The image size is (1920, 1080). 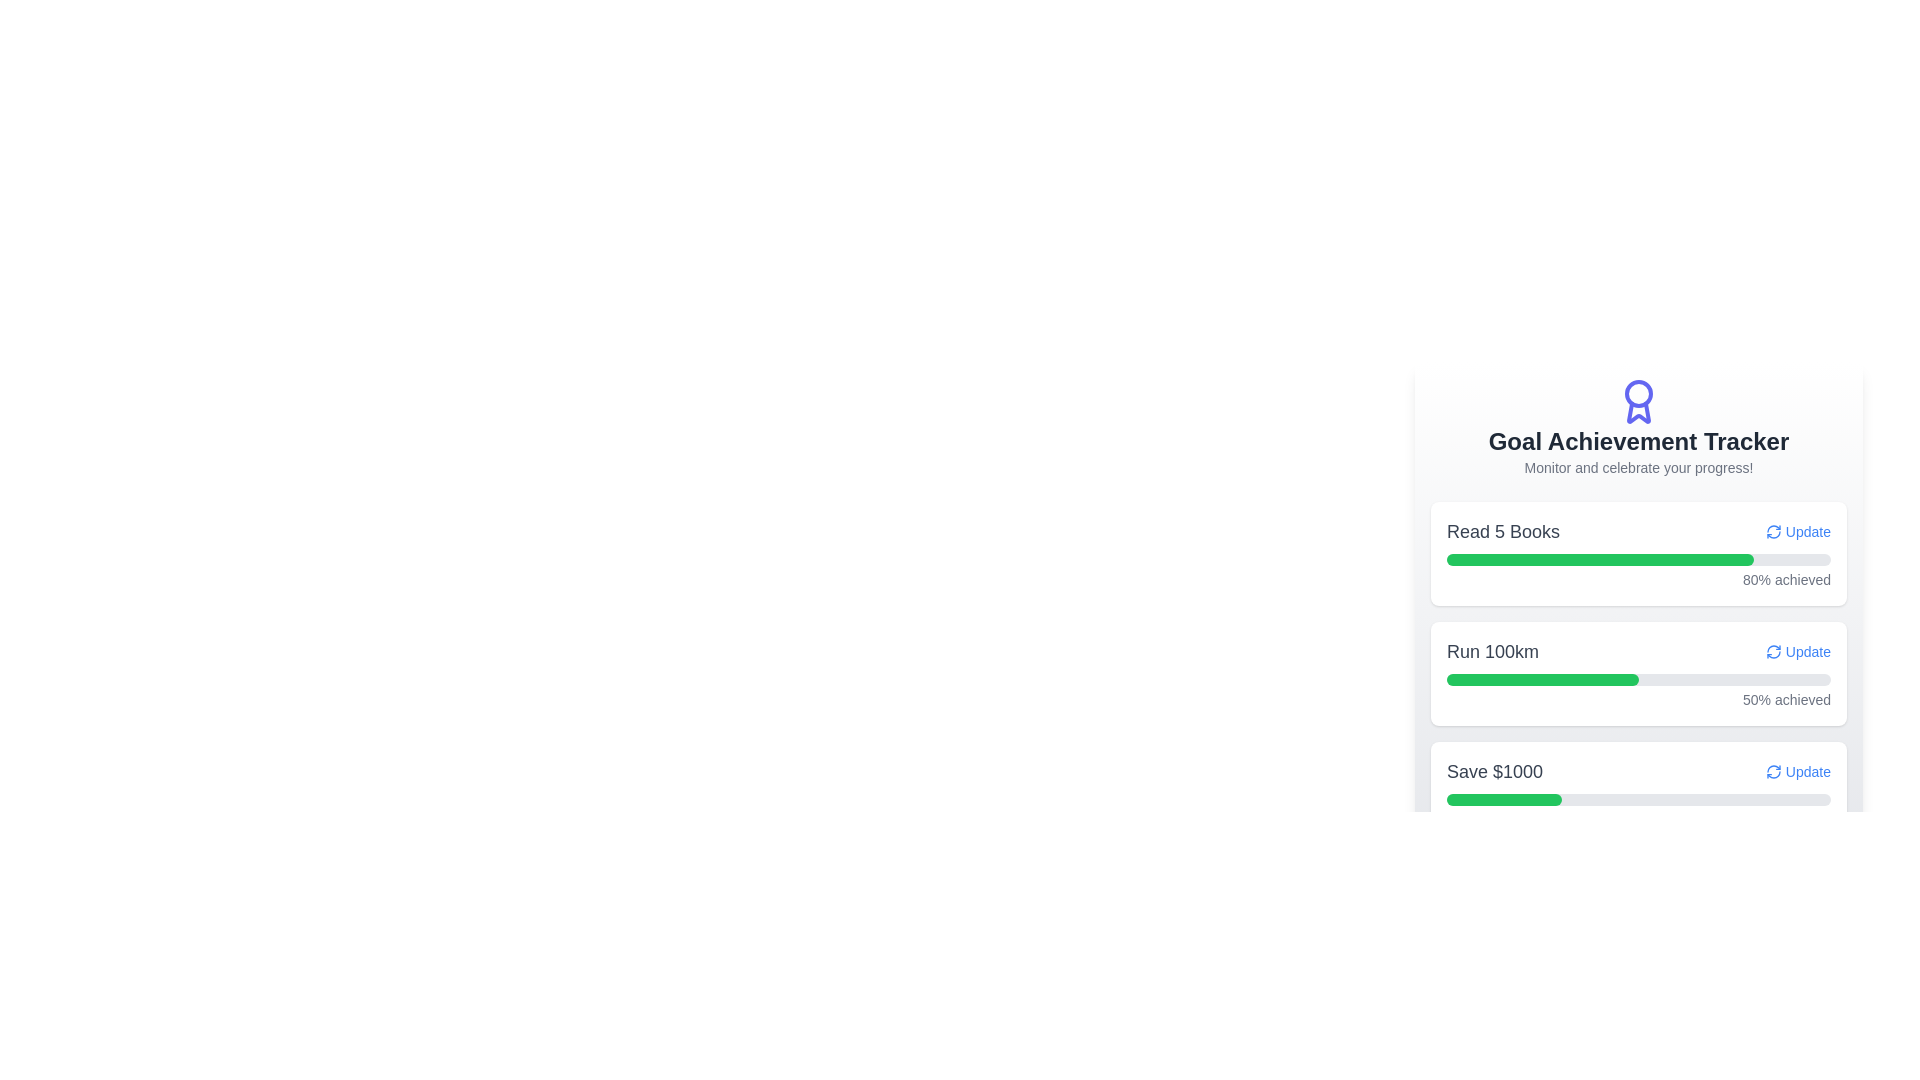 What do you see at coordinates (1638, 441) in the screenshot?
I see `the text label that reads 'Goal Achievement Tracker', which is styled in a larger, bold grayish-black font, located below the illustrated badge icon and above the descriptive text` at bounding box center [1638, 441].